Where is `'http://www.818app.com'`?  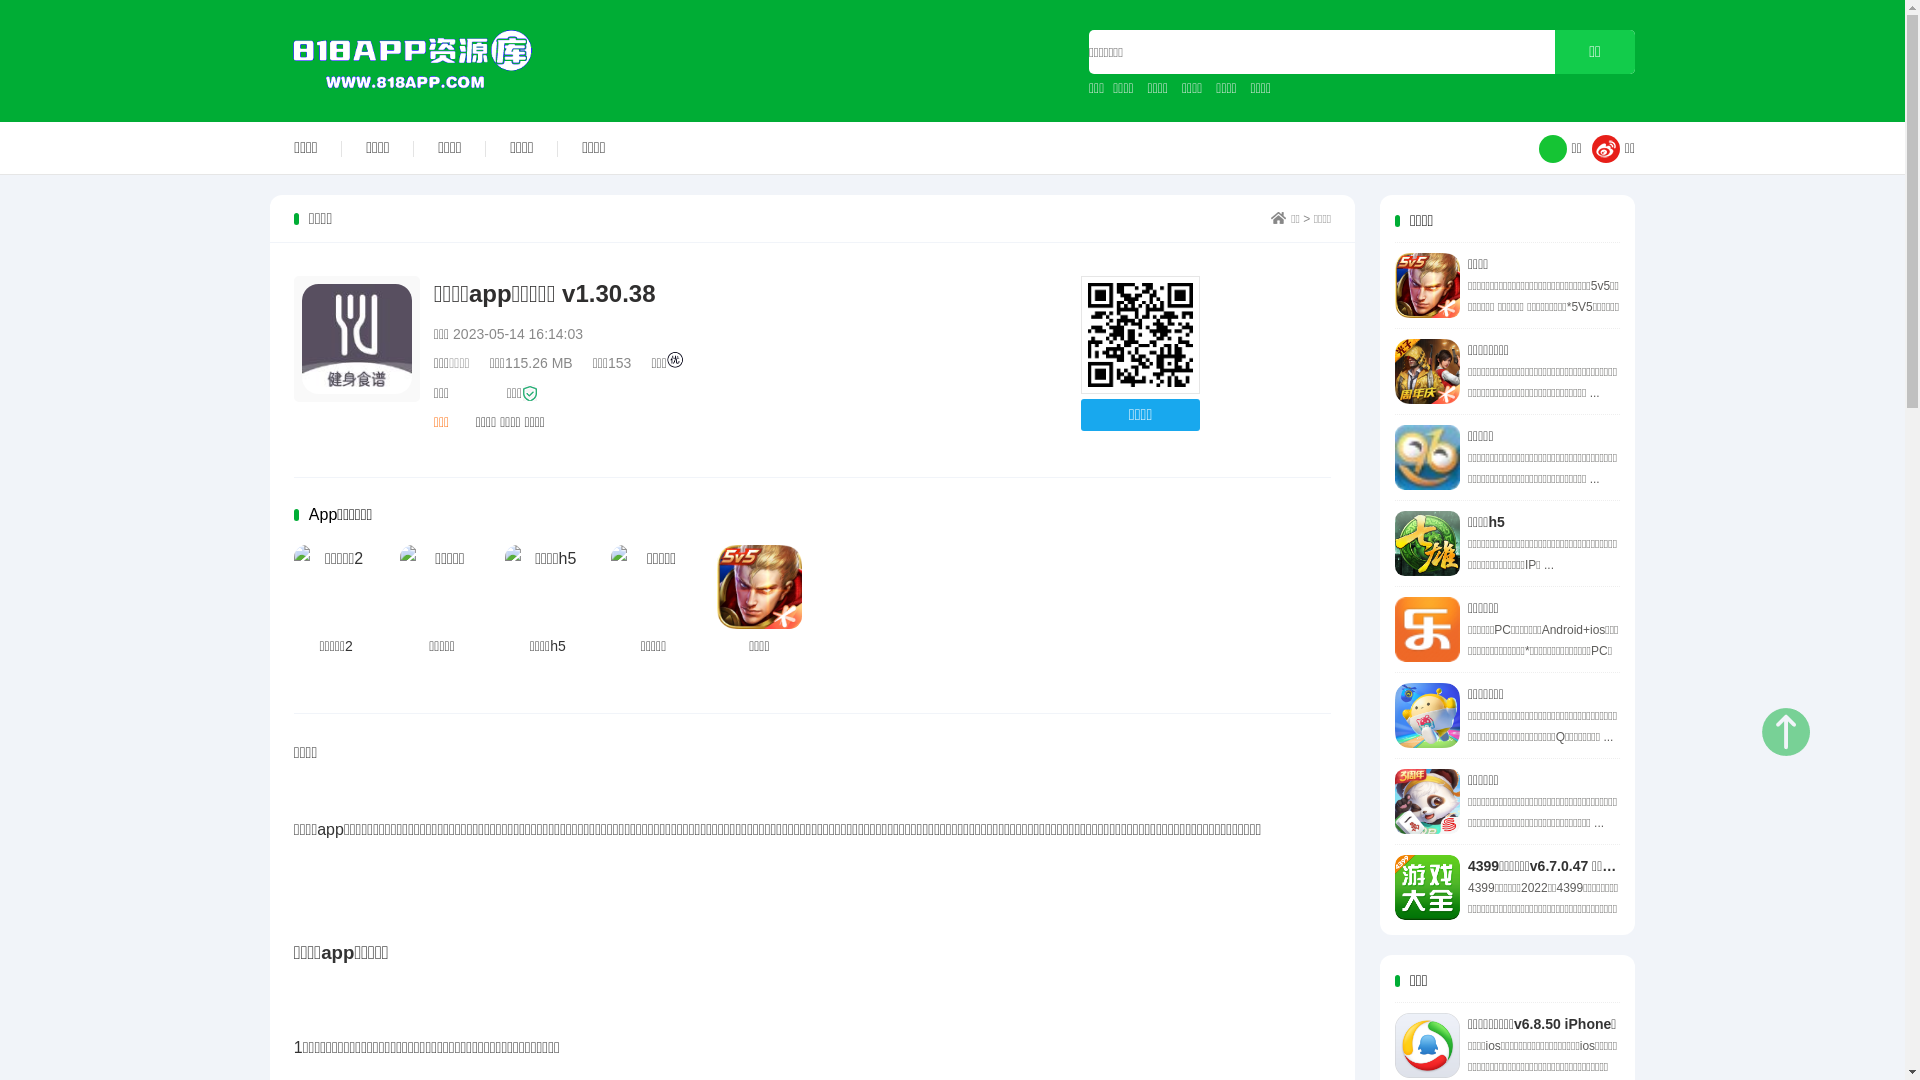
'http://www.818app.com' is located at coordinates (1140, 334).